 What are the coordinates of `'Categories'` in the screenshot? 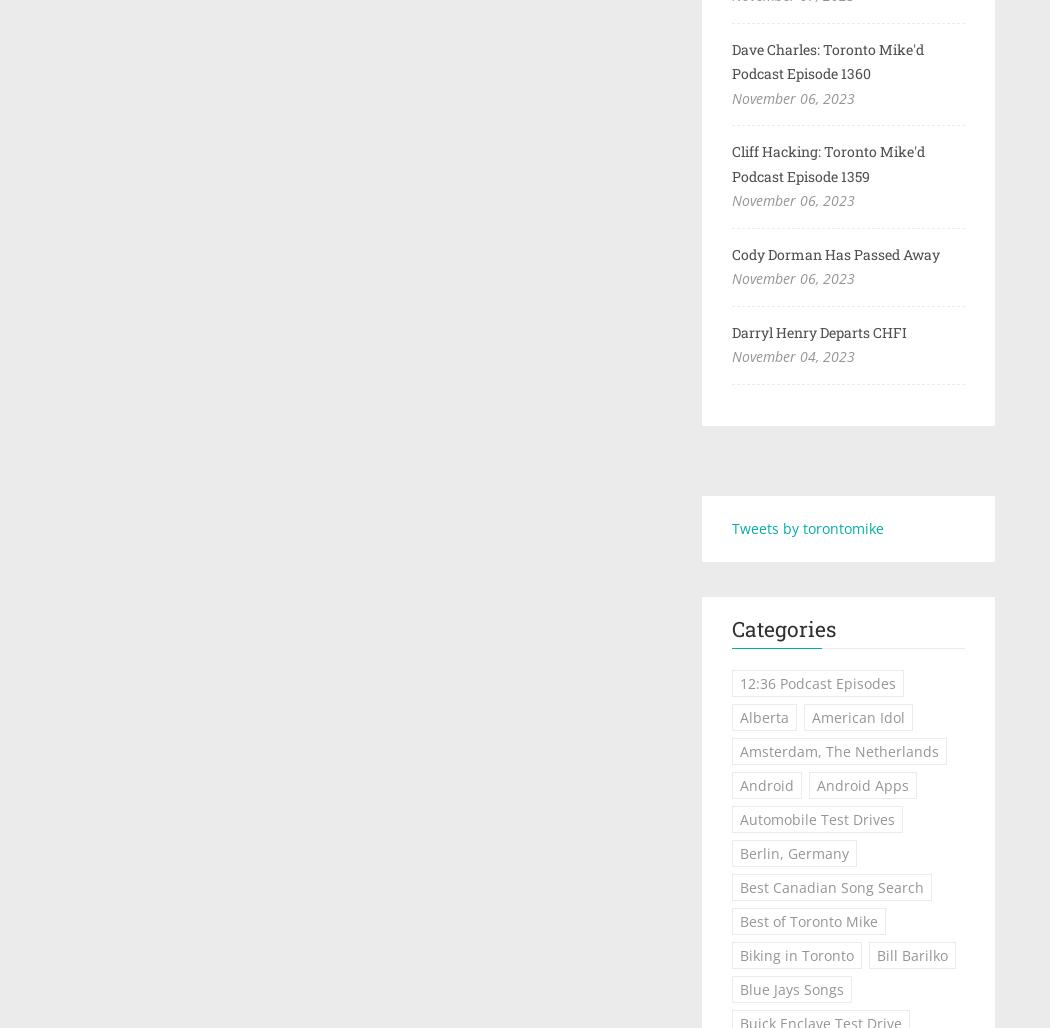 It's located at (782, 628).